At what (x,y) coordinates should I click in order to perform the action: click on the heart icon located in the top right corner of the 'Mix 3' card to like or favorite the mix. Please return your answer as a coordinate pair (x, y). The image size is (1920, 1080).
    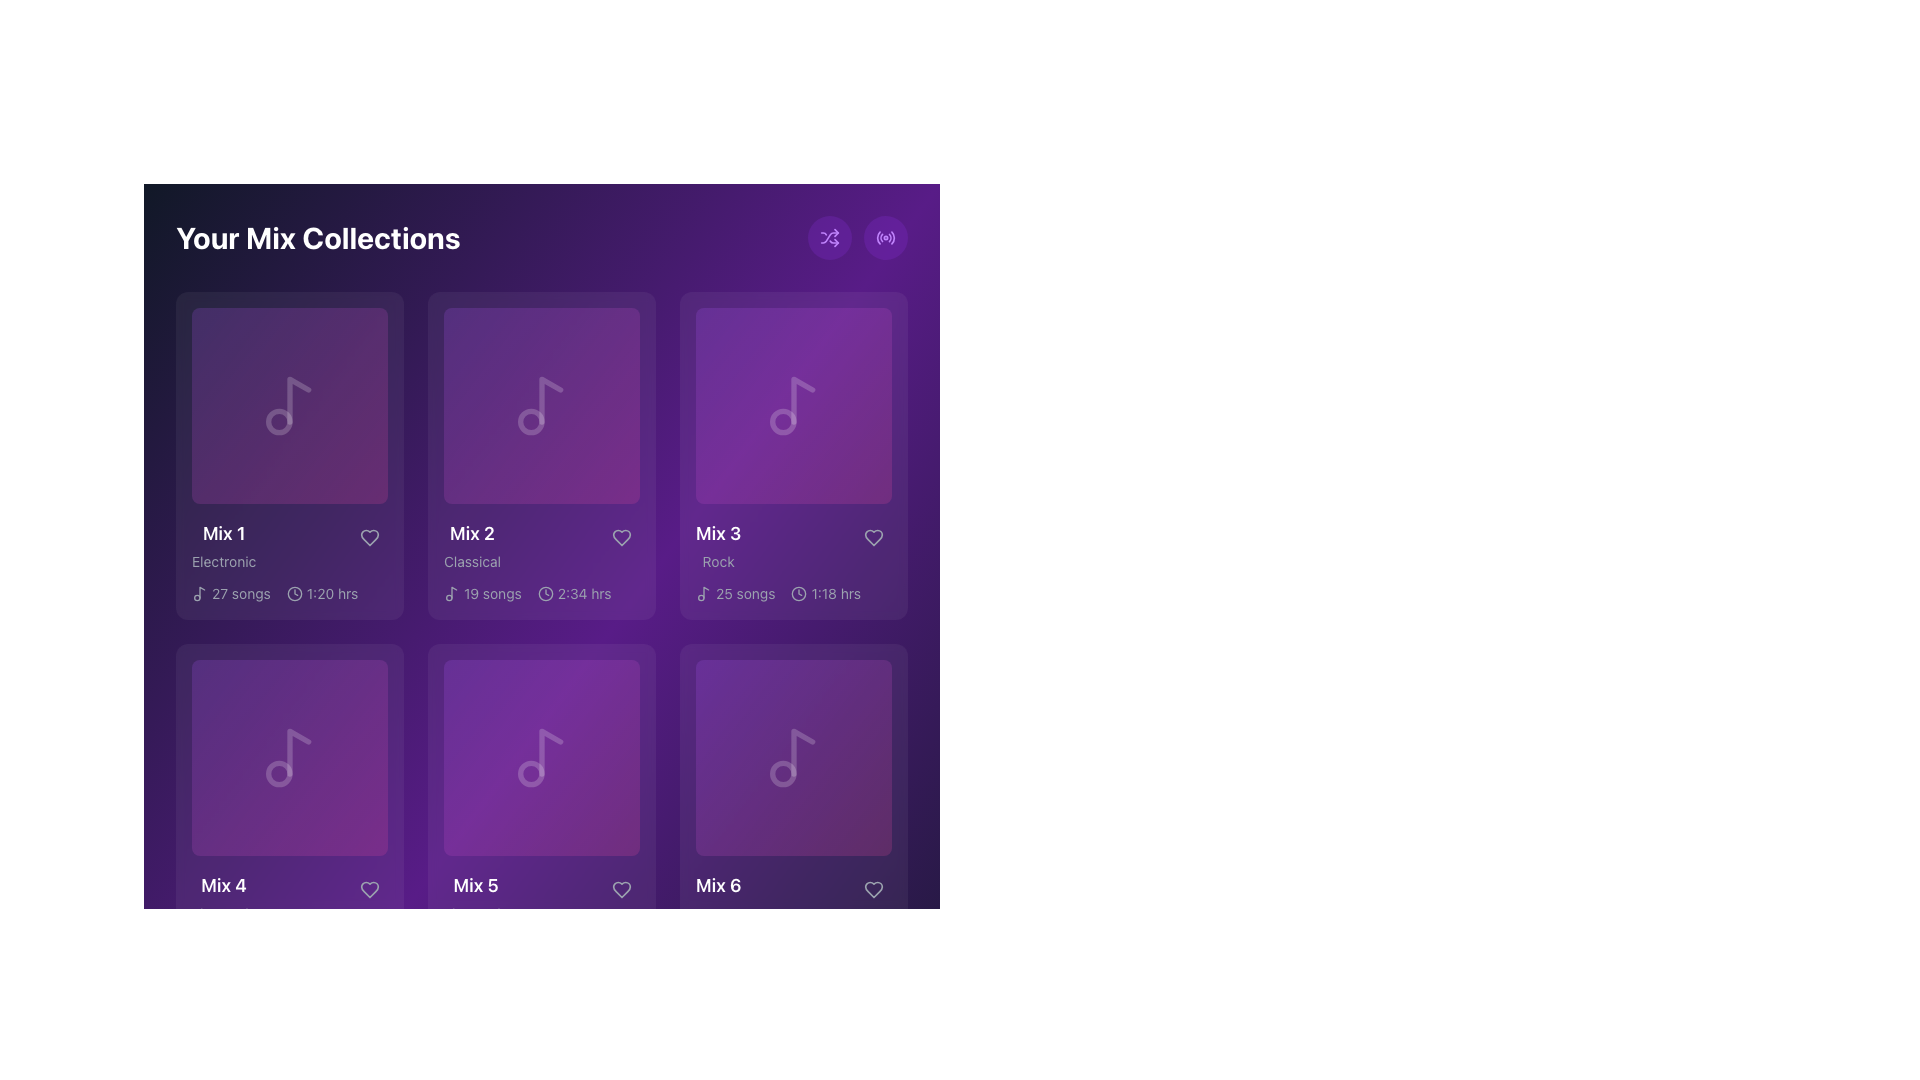
    Looking at the image, I should click on (873, 536).